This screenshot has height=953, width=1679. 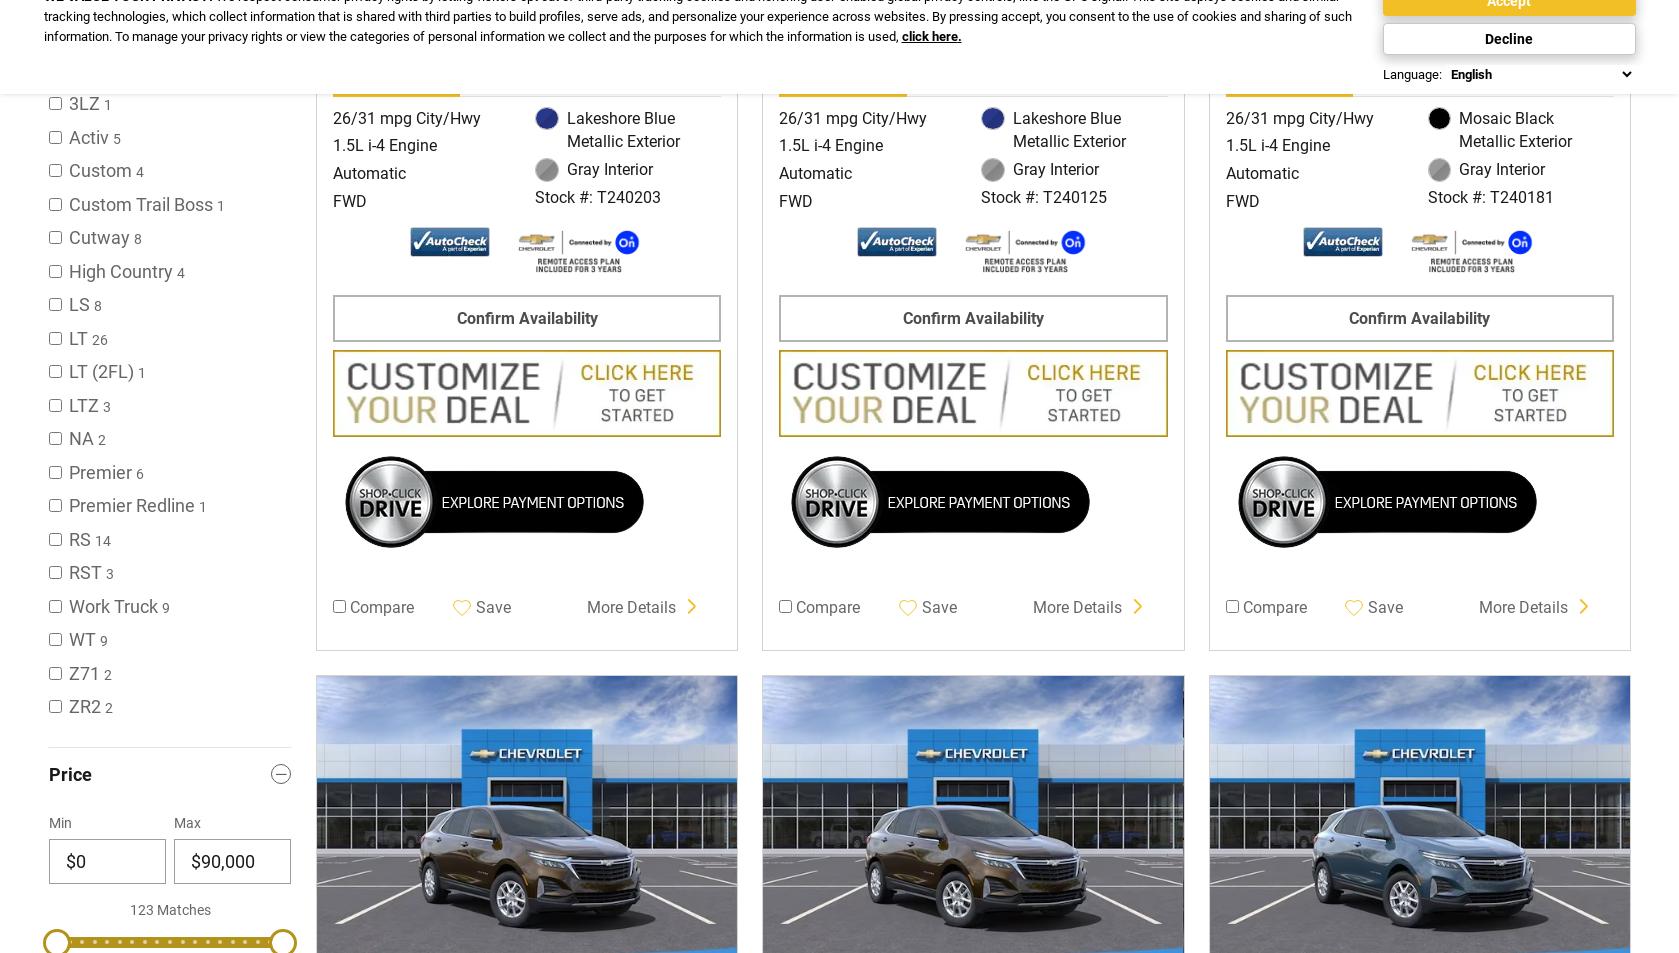 What do you see at coordinates (128, 908) in the screenshot?
I see `'123 Matches'` at bounding box center [128, 908].